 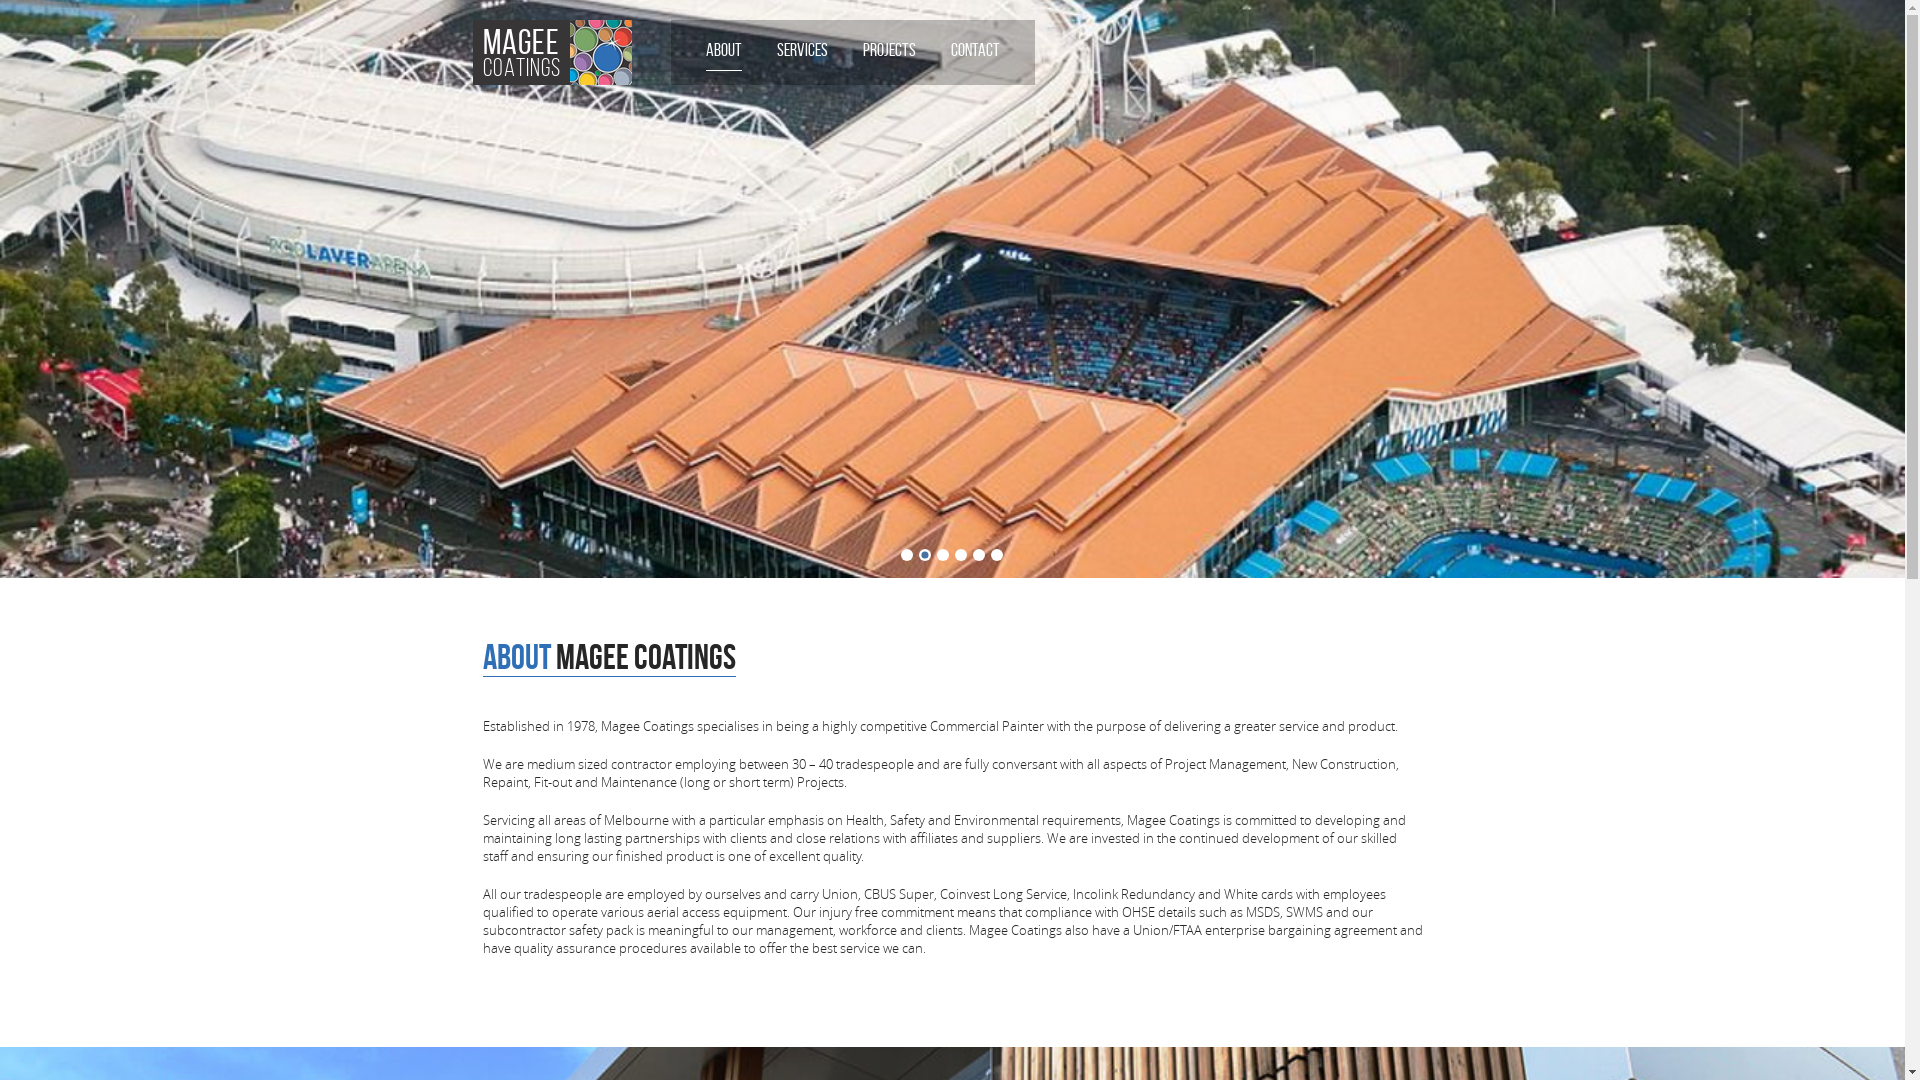 I want to click on 'PROJECTS', so click(x=887, y=49).